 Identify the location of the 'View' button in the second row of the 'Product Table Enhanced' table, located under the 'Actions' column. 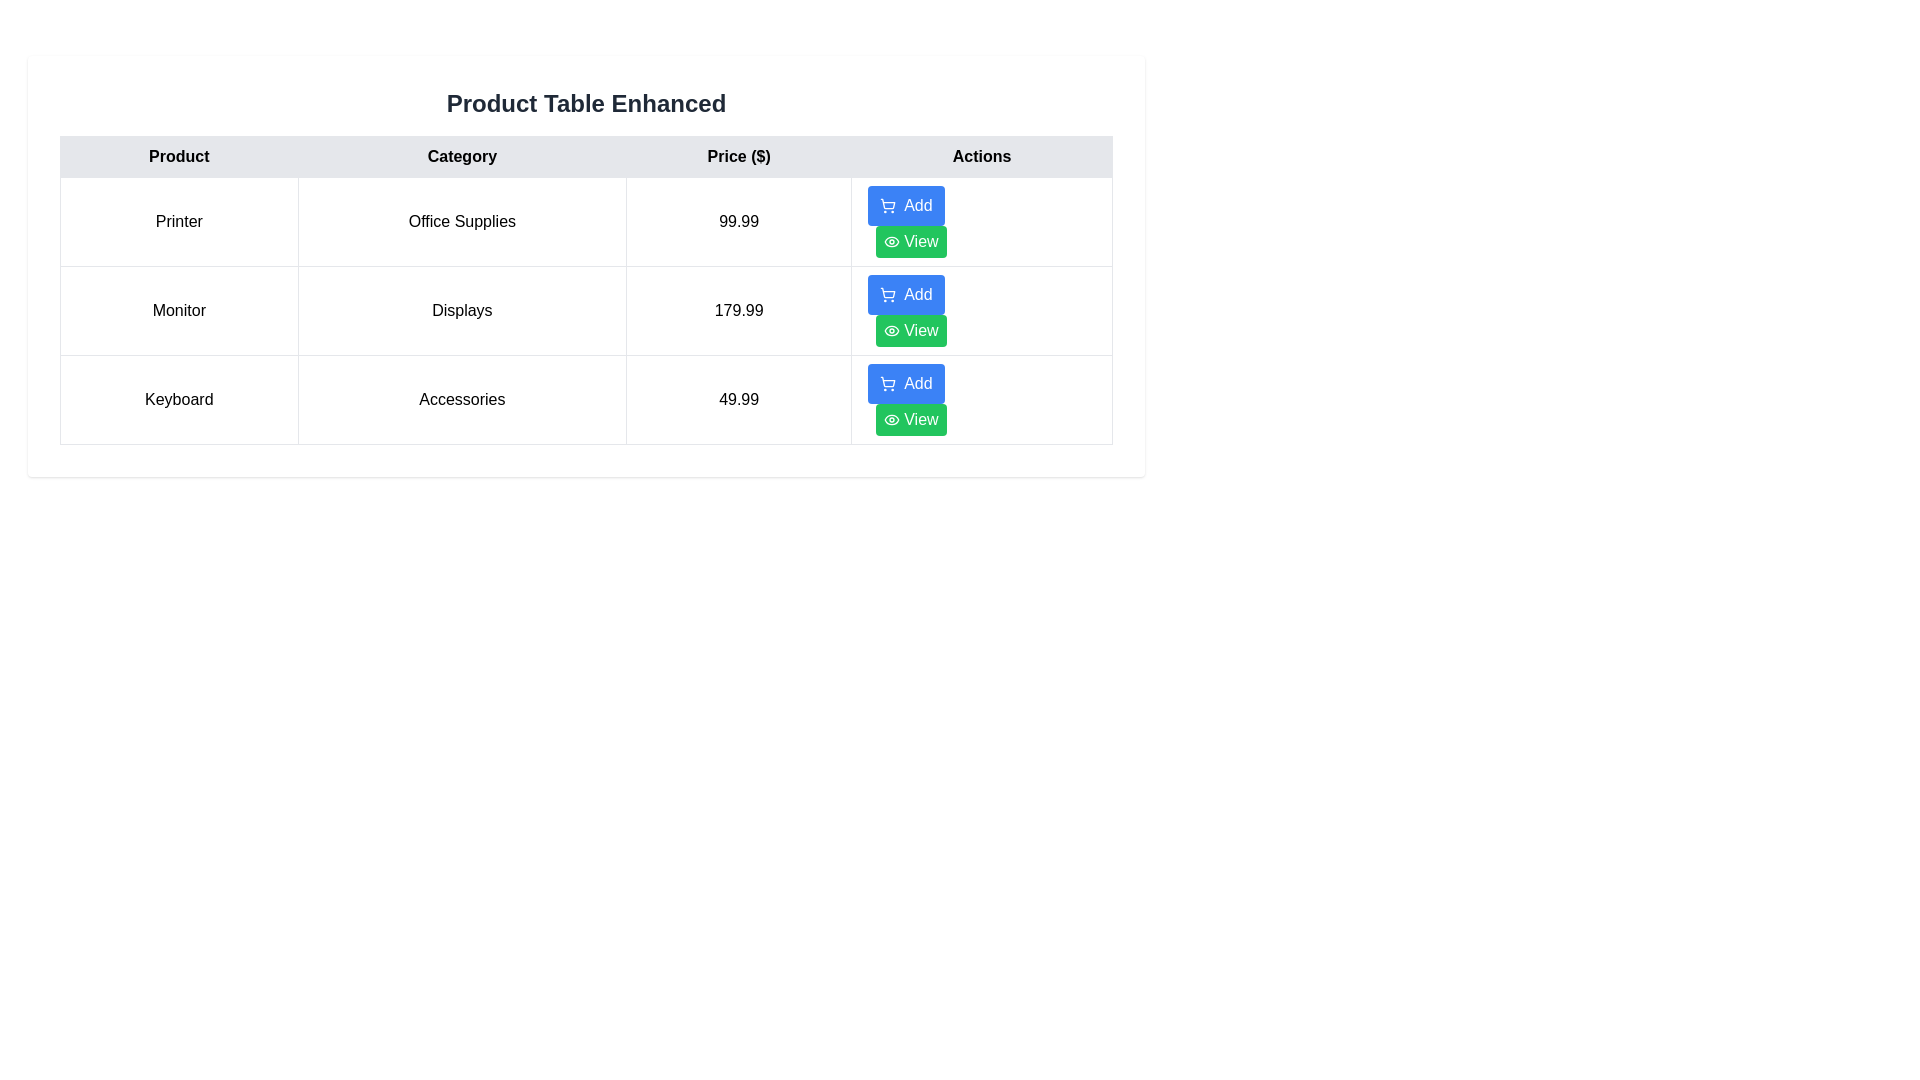
(891, 330).